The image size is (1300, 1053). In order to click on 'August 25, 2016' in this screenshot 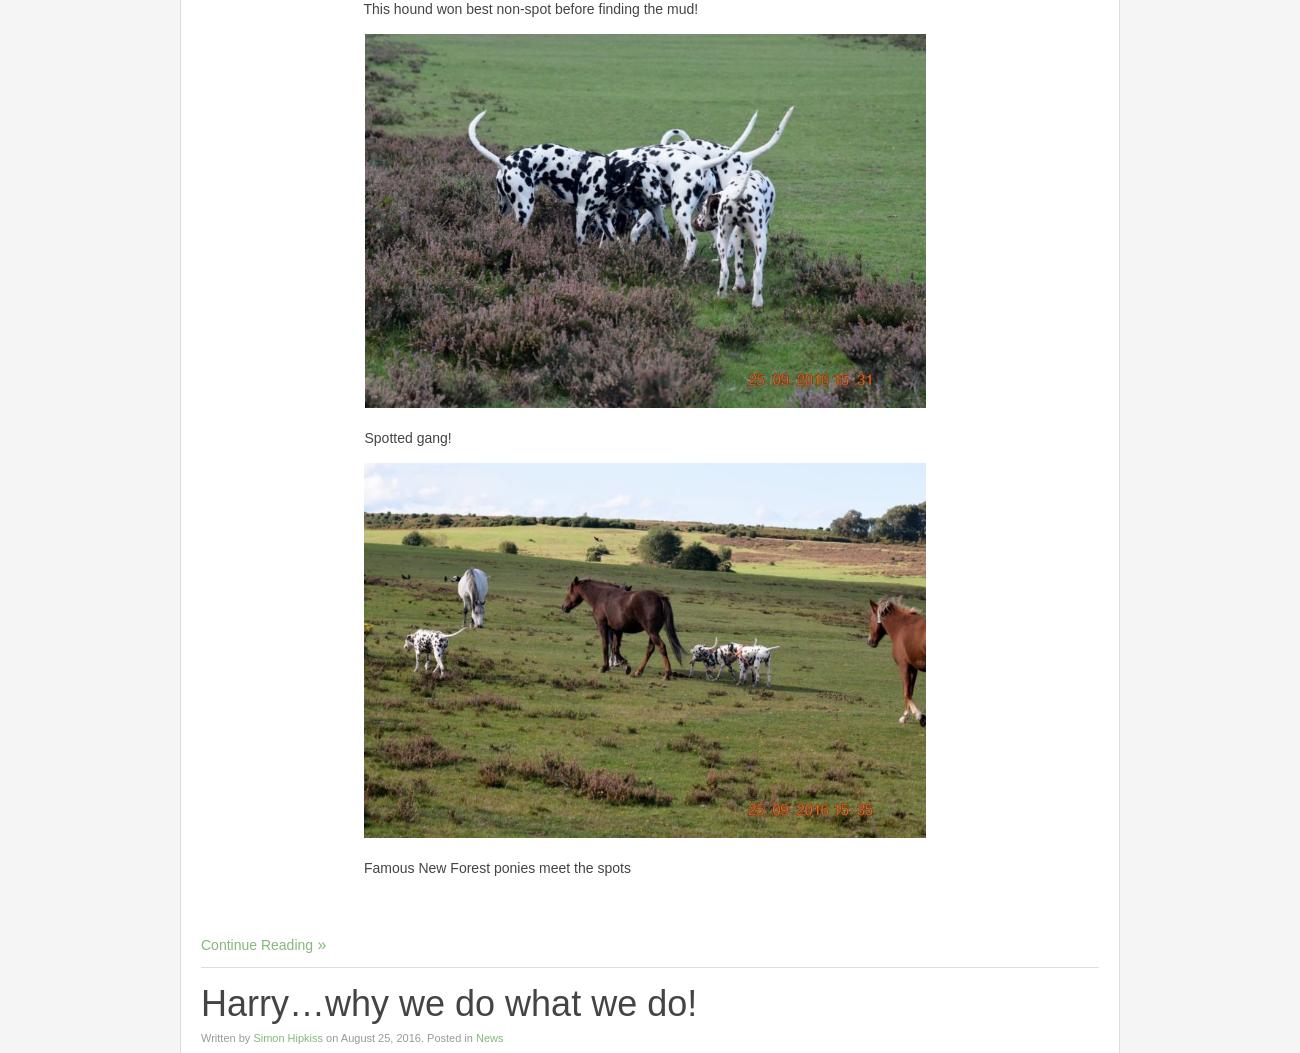, I will do `click(378, 1035)`.